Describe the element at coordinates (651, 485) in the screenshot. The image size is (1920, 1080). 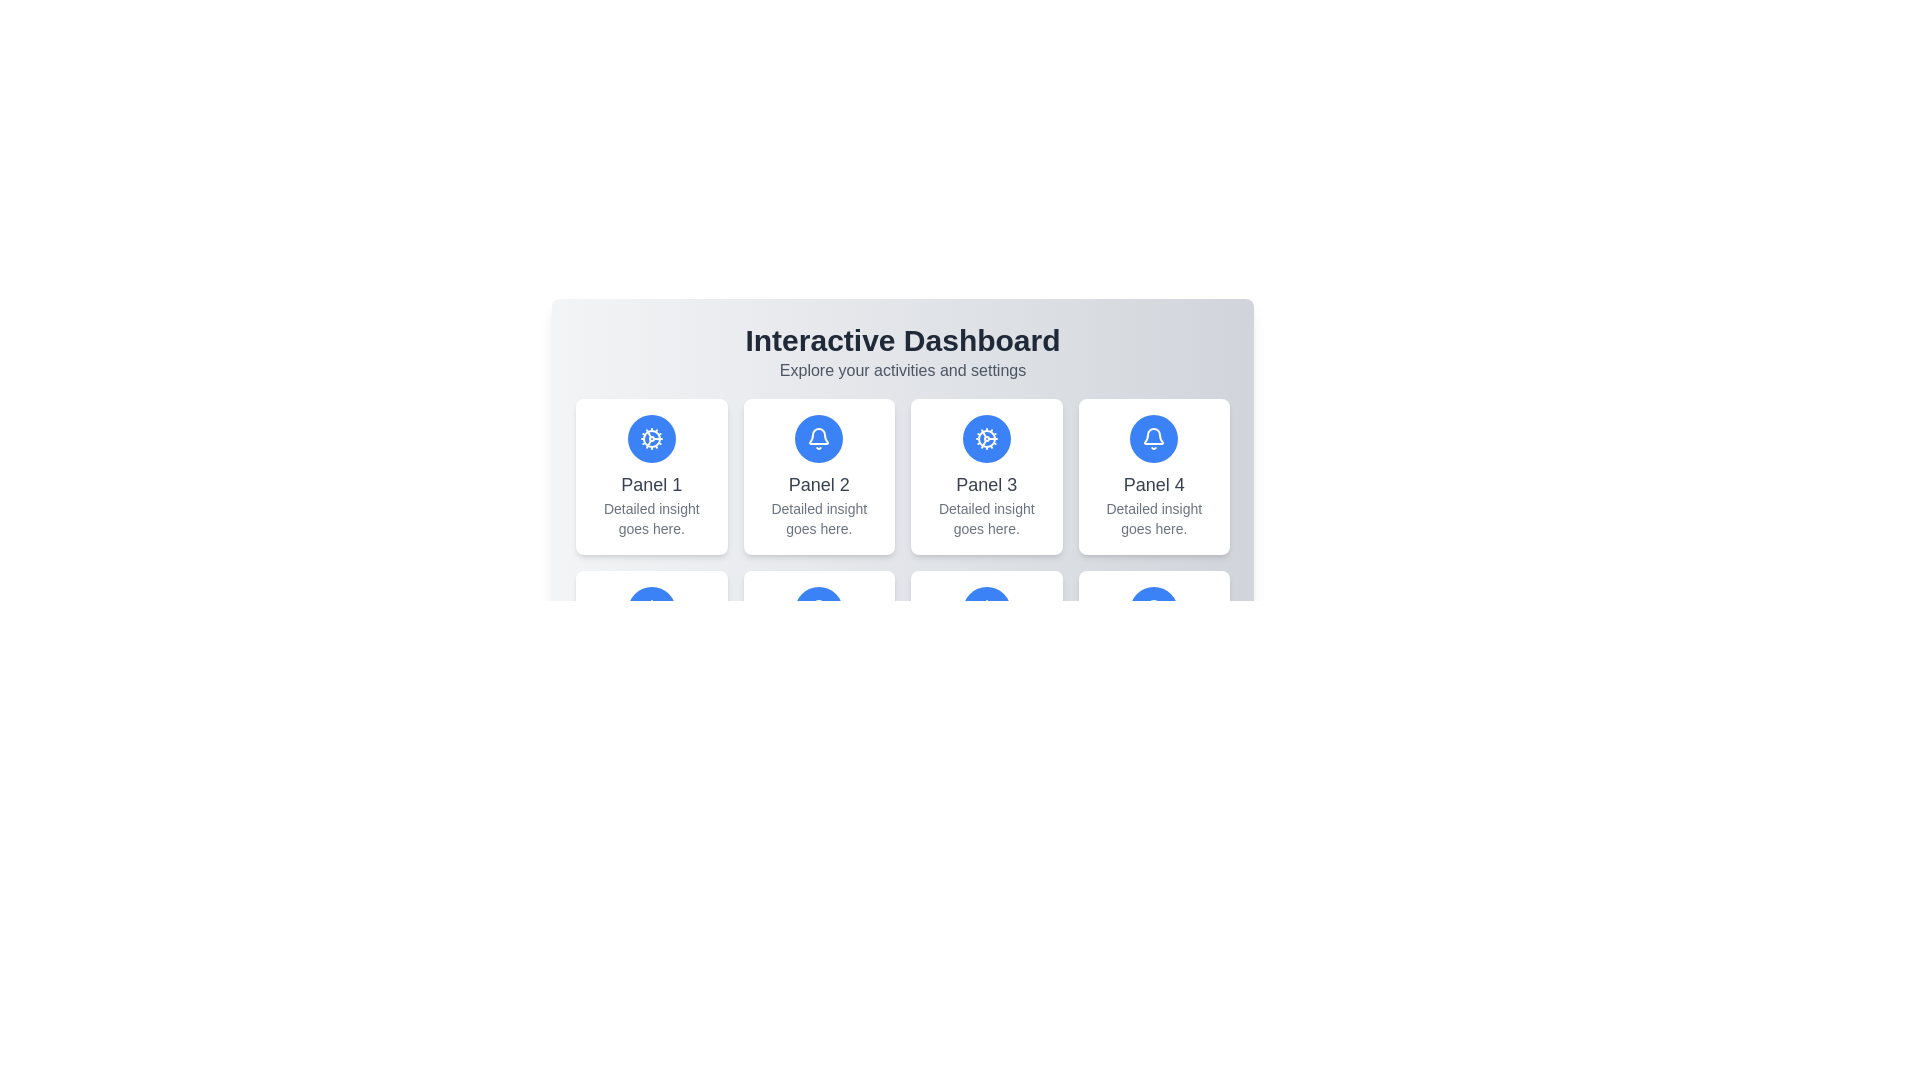
I see `text content of the Text Label identified as 'Panel 1', which is located in the top left card of a grid layout, positioned below a blue circular icon with a cogwheel symbol` at that location.